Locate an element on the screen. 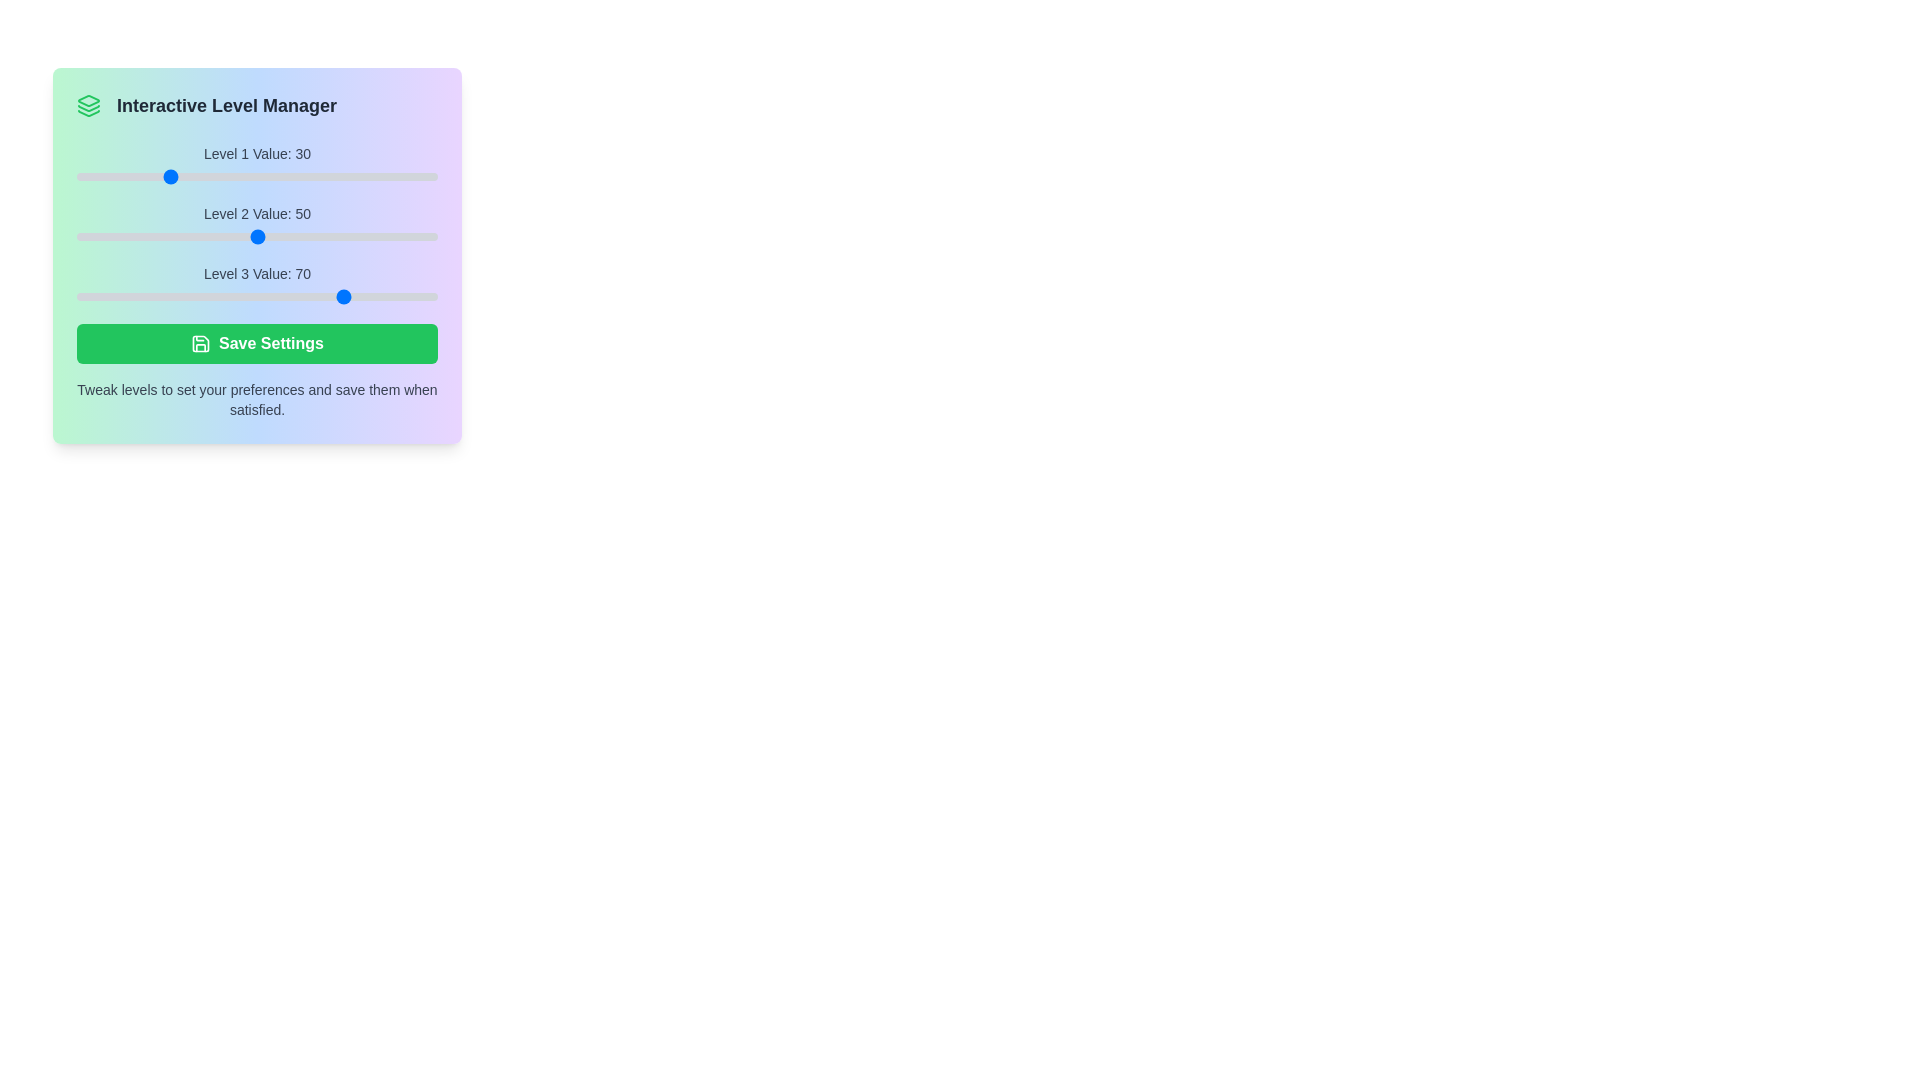  the Level 3 Value slider is located at coordinates (400, 297).